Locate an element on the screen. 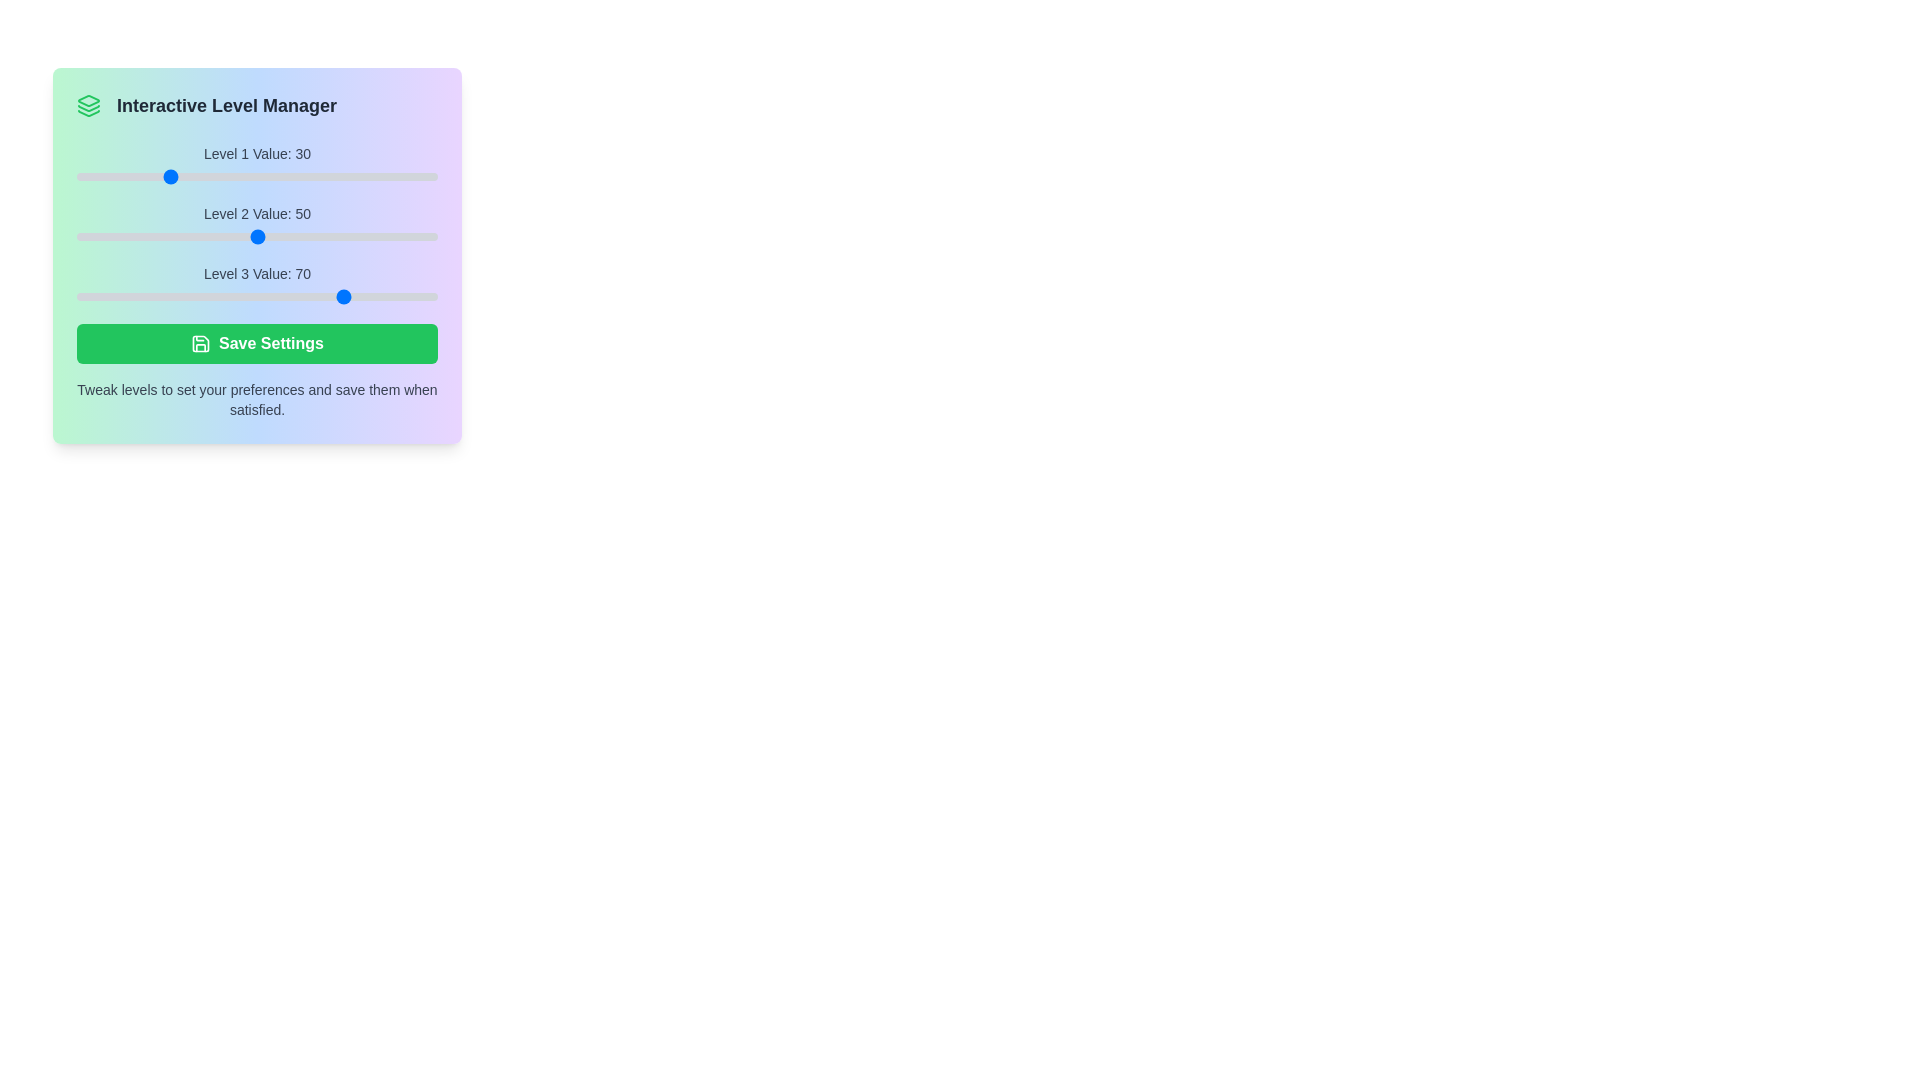  the Level 3 Value slider is located at coordinates (400, 297).